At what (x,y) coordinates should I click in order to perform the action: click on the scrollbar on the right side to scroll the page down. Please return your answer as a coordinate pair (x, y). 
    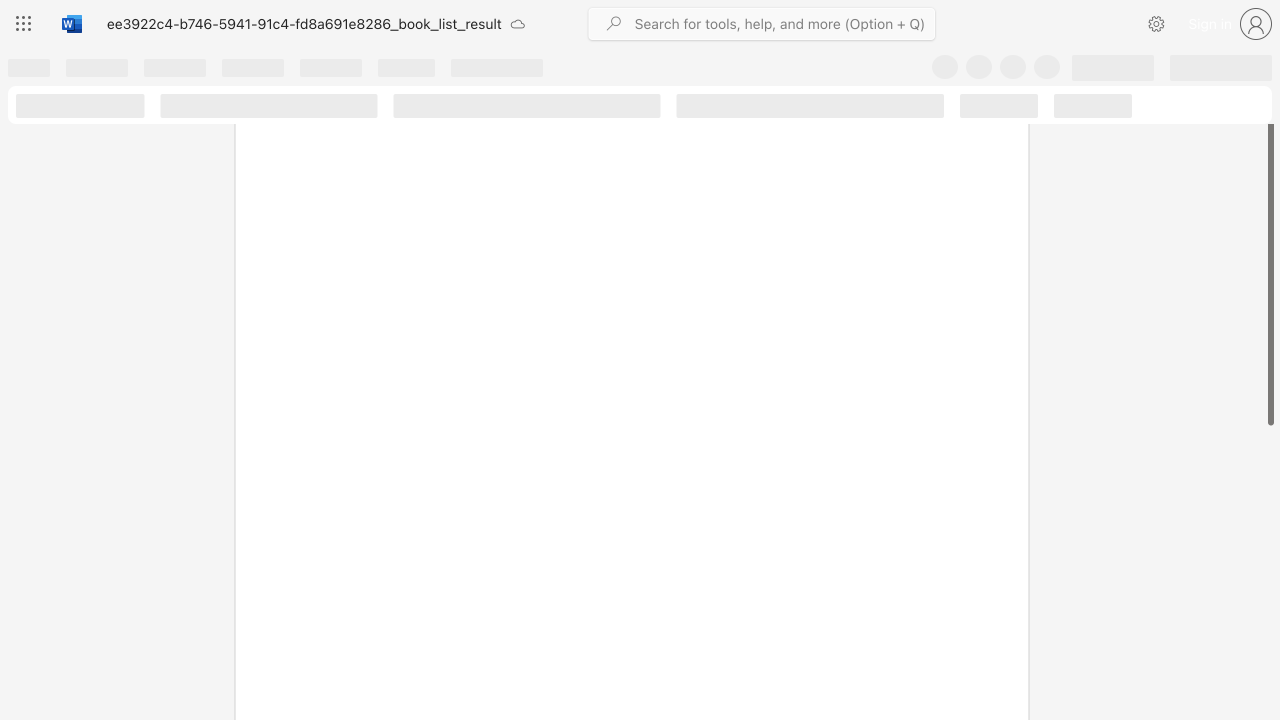
    Looking at the image, I should click on (1269, 588).